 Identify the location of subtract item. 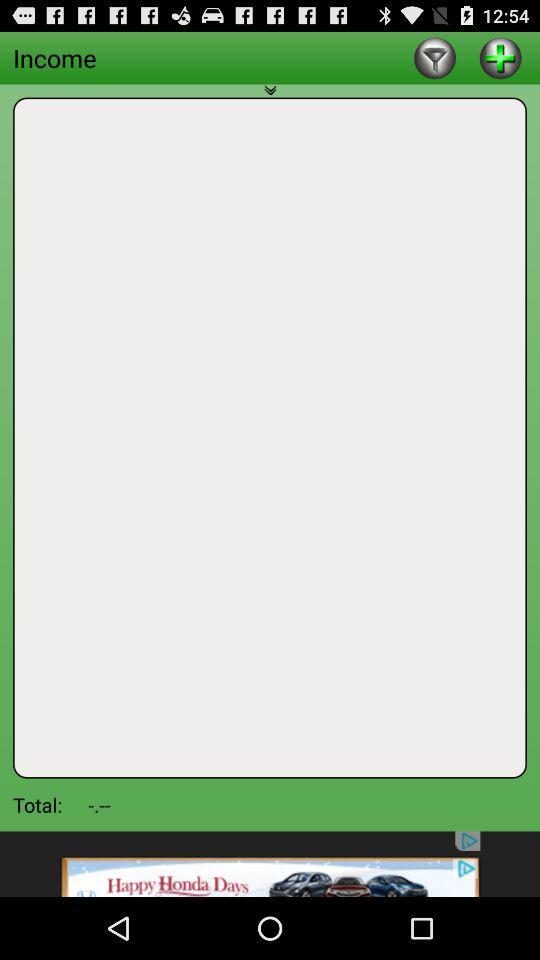
(434, 56).